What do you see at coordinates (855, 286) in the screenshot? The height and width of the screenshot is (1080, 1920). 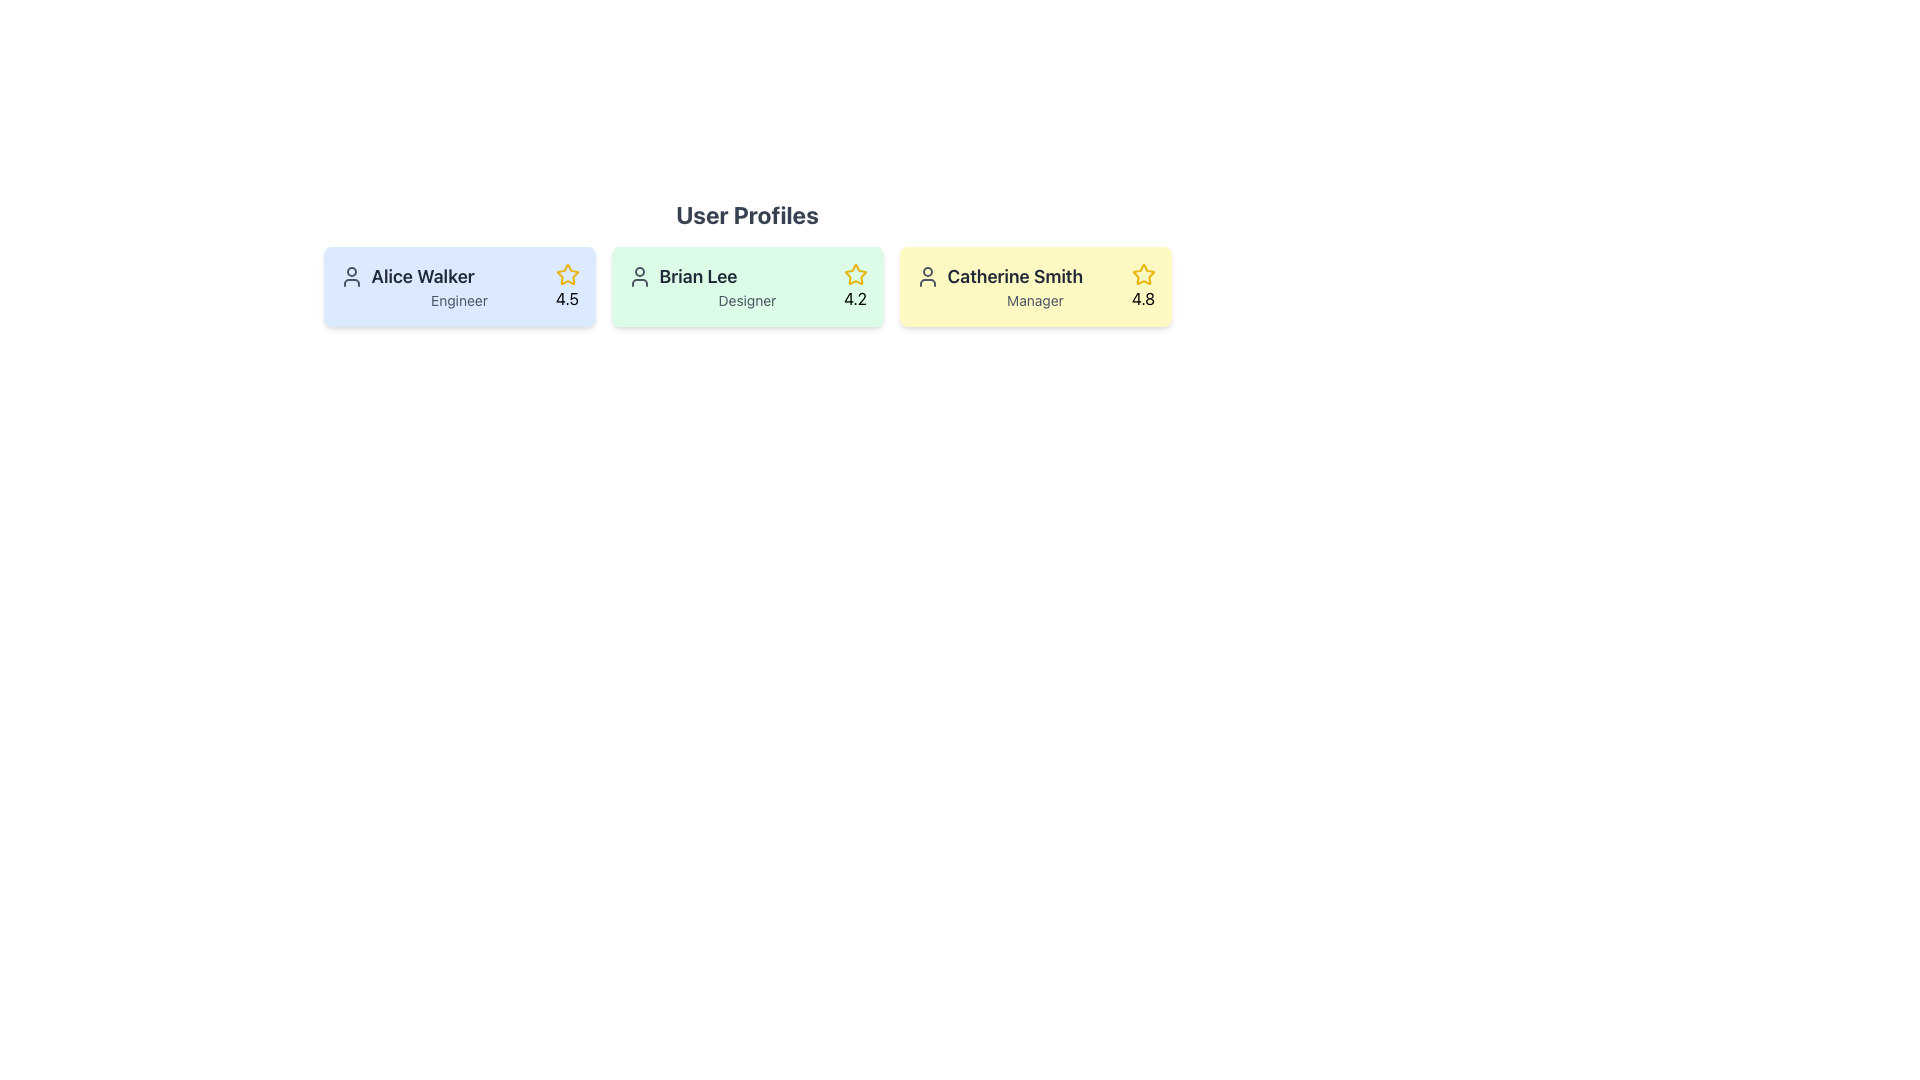 I see `the rating element for 'Brian Lee', which displays a star icon and a numeric rating of '4.2'` at bounding box center [855, 286].